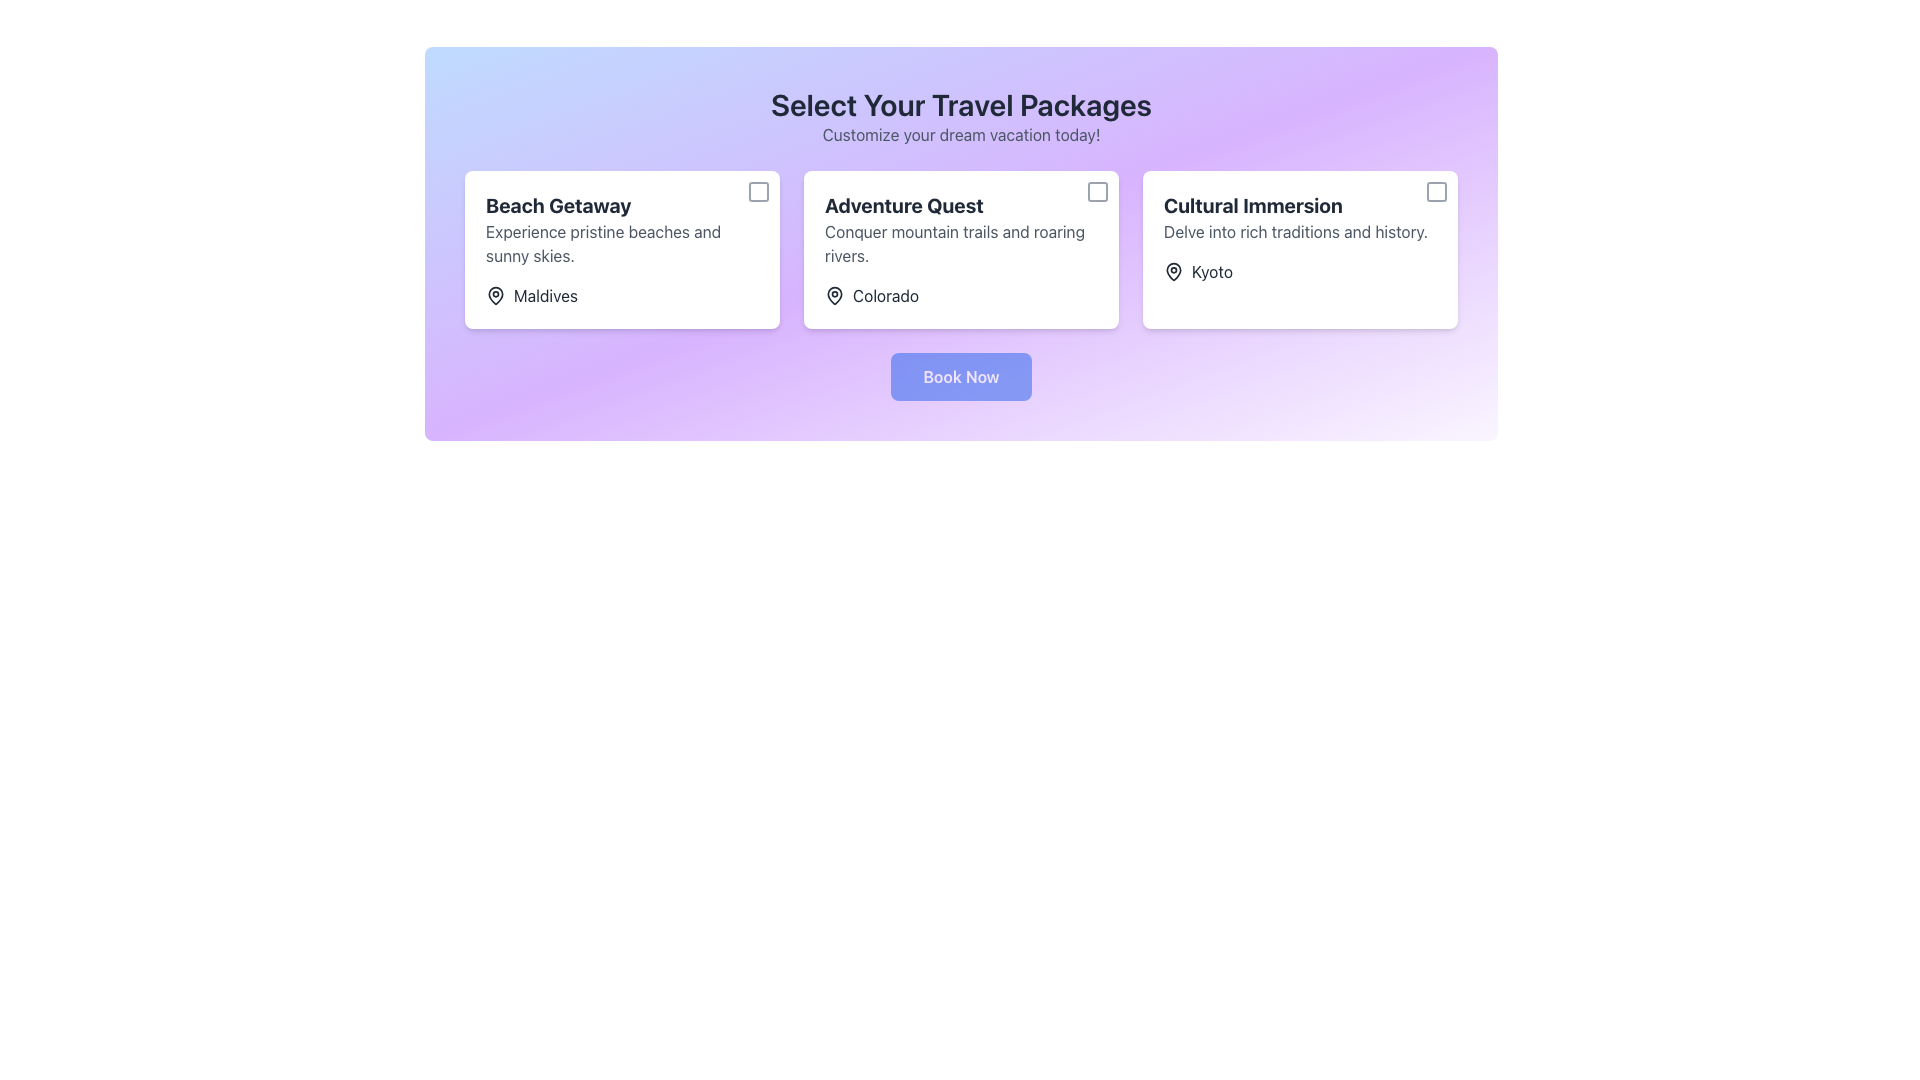 The width and height of the screenshot is (1920, 1080). I want to click on the 'Adventure Quest' text block, which is the center card in a three-card layout, to interact with it if it is interactive, so click(961, 229).